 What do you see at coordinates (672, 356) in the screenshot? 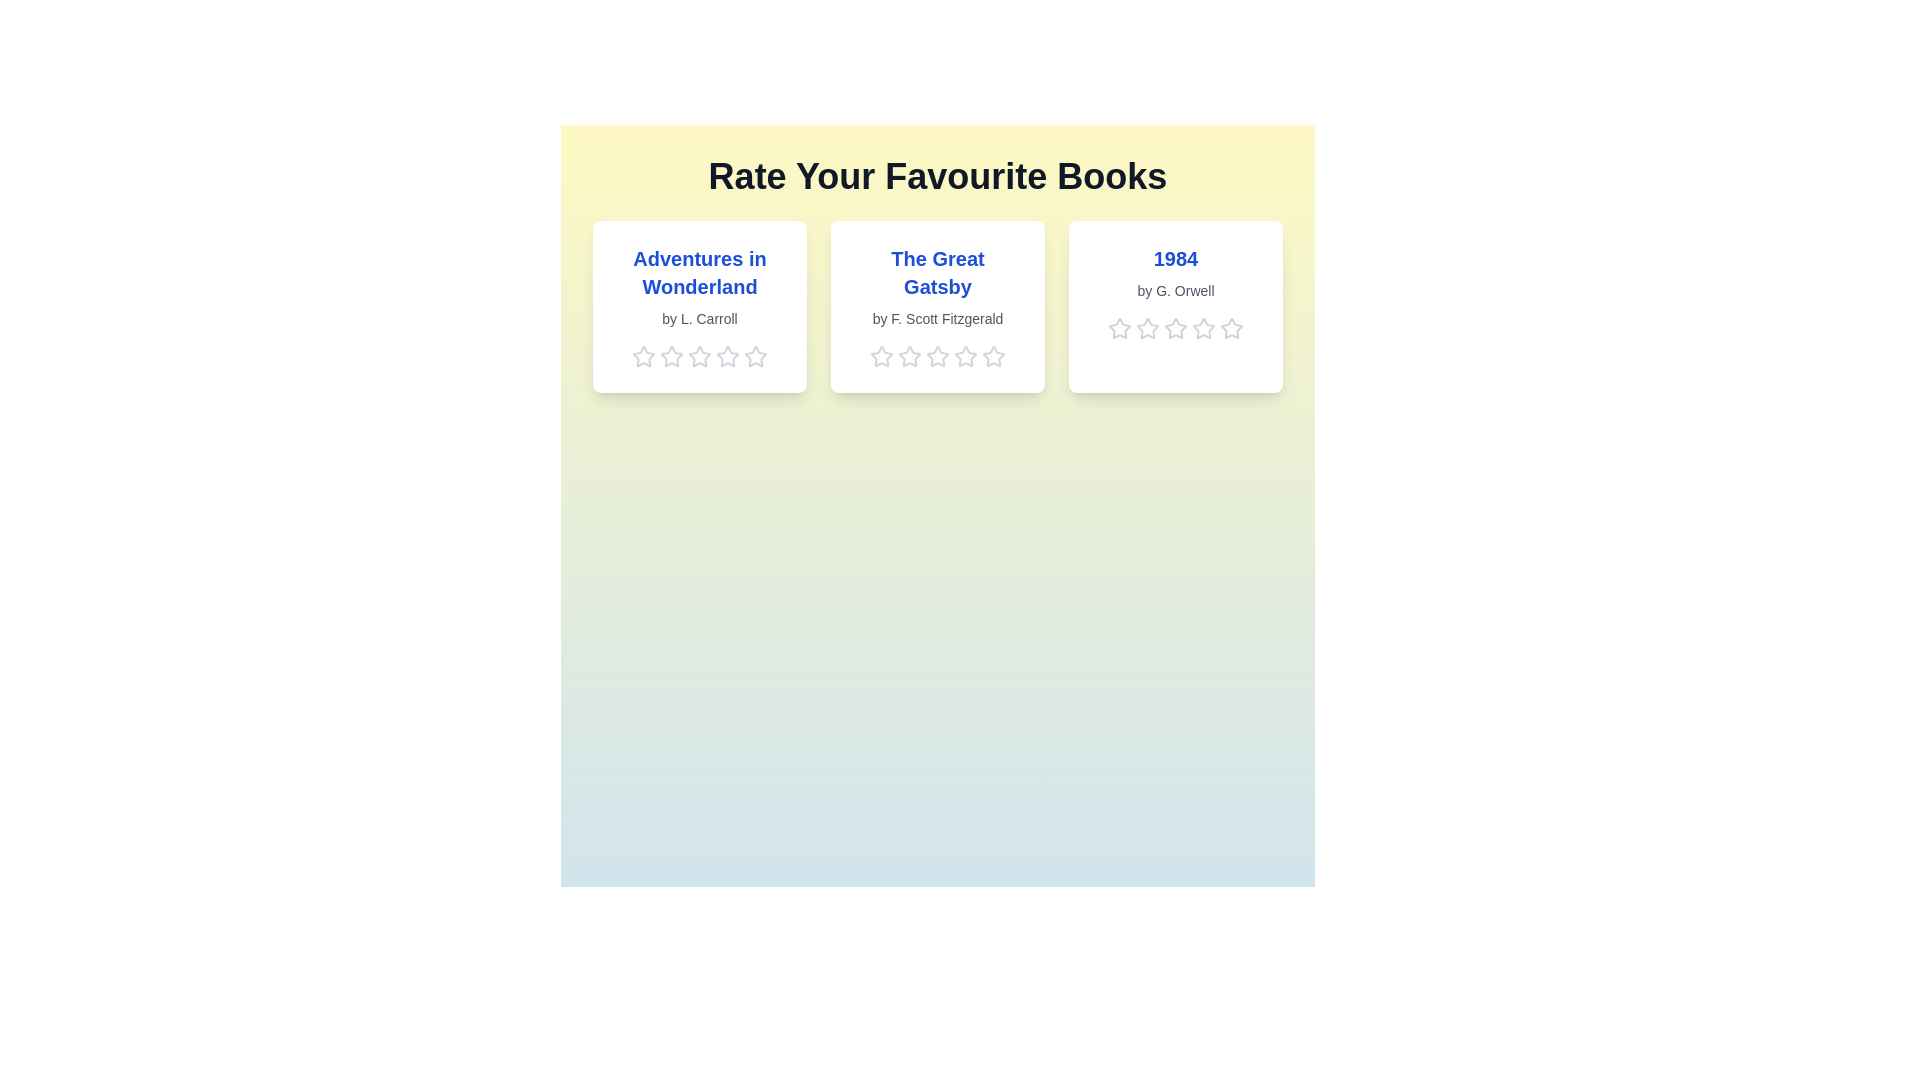
I see `the 2 star for the book titled 'Adventures in Wonderland'` at bounding box center [672, 356].